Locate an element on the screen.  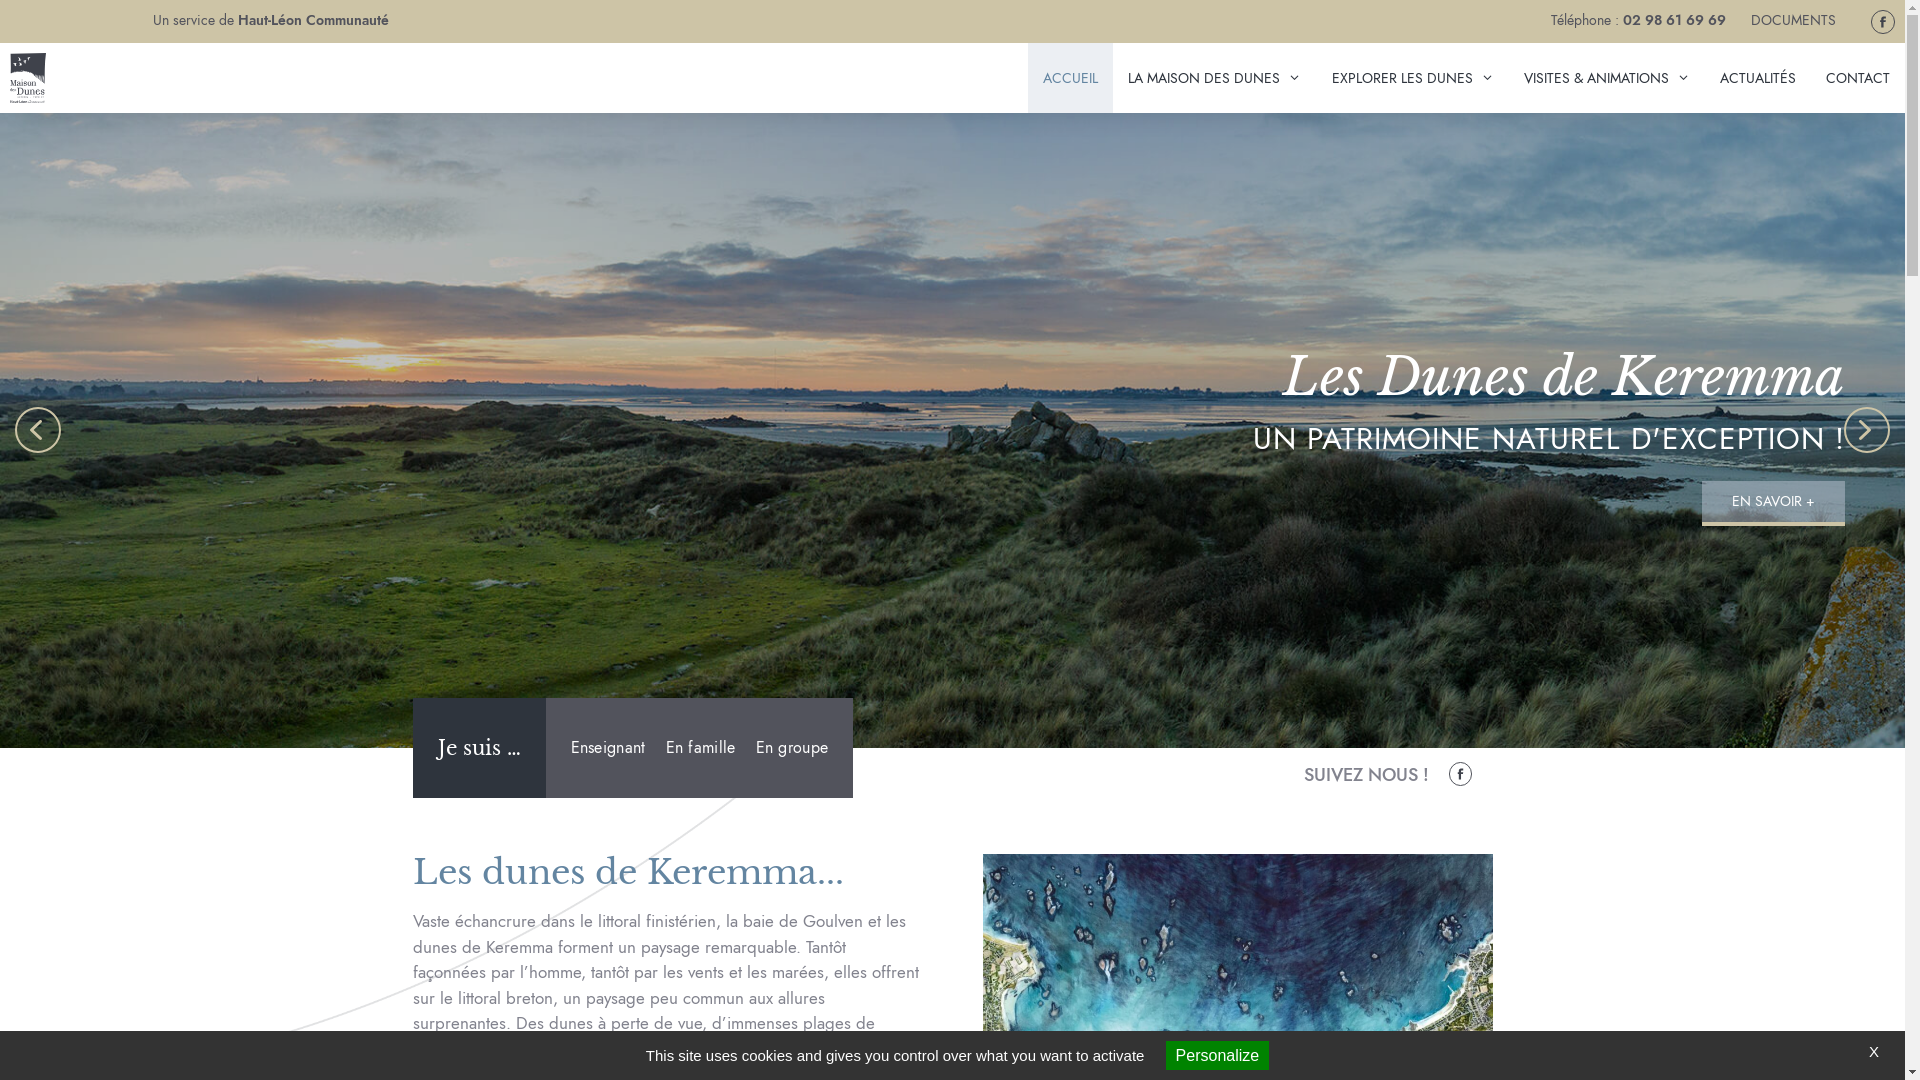
'02 98 61 69 69' is located at coordinates (1674, 19).